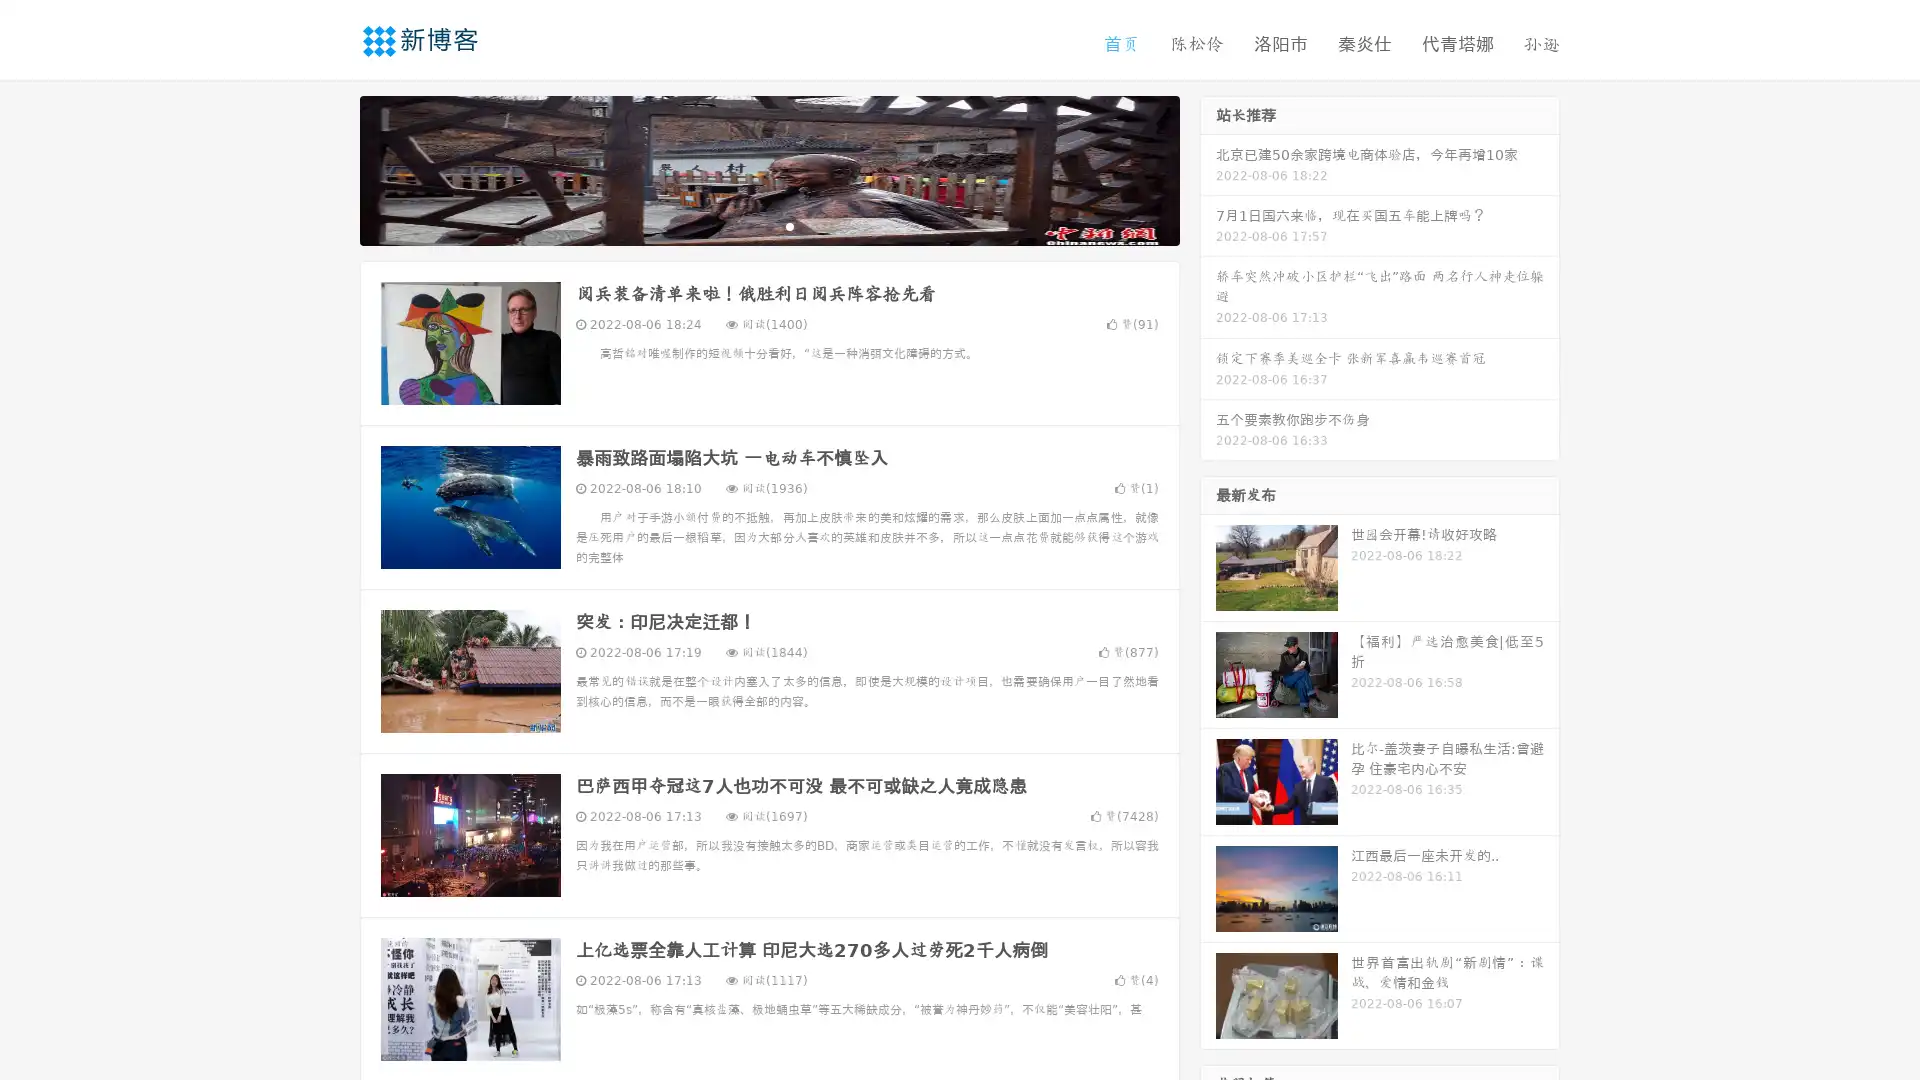 The width and height of the screenshot is (1920, 1080). What do you see at coordinates (789, 225) in the screenshot?
I see `Go to slide 3` at bounding box center [789, 225].